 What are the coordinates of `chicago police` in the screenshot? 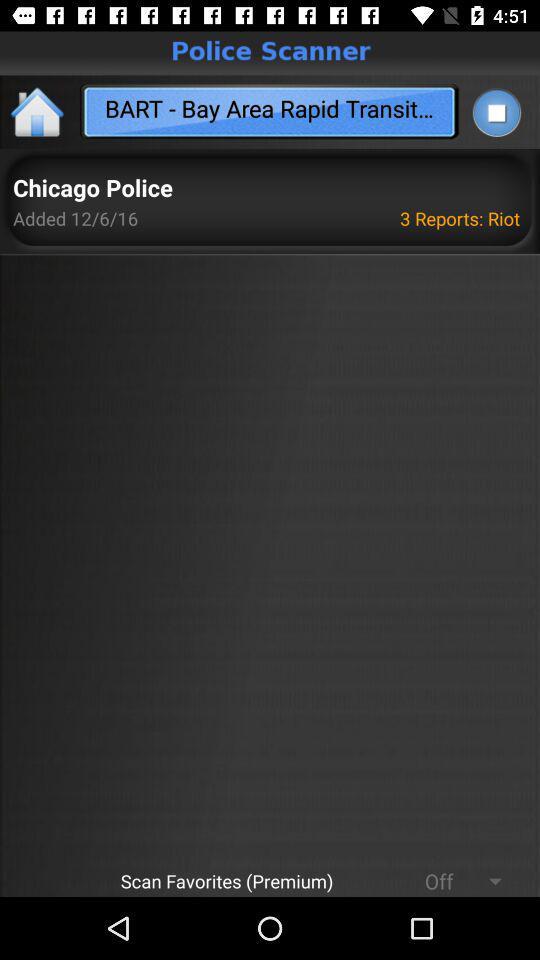 It's located at (91, 189).